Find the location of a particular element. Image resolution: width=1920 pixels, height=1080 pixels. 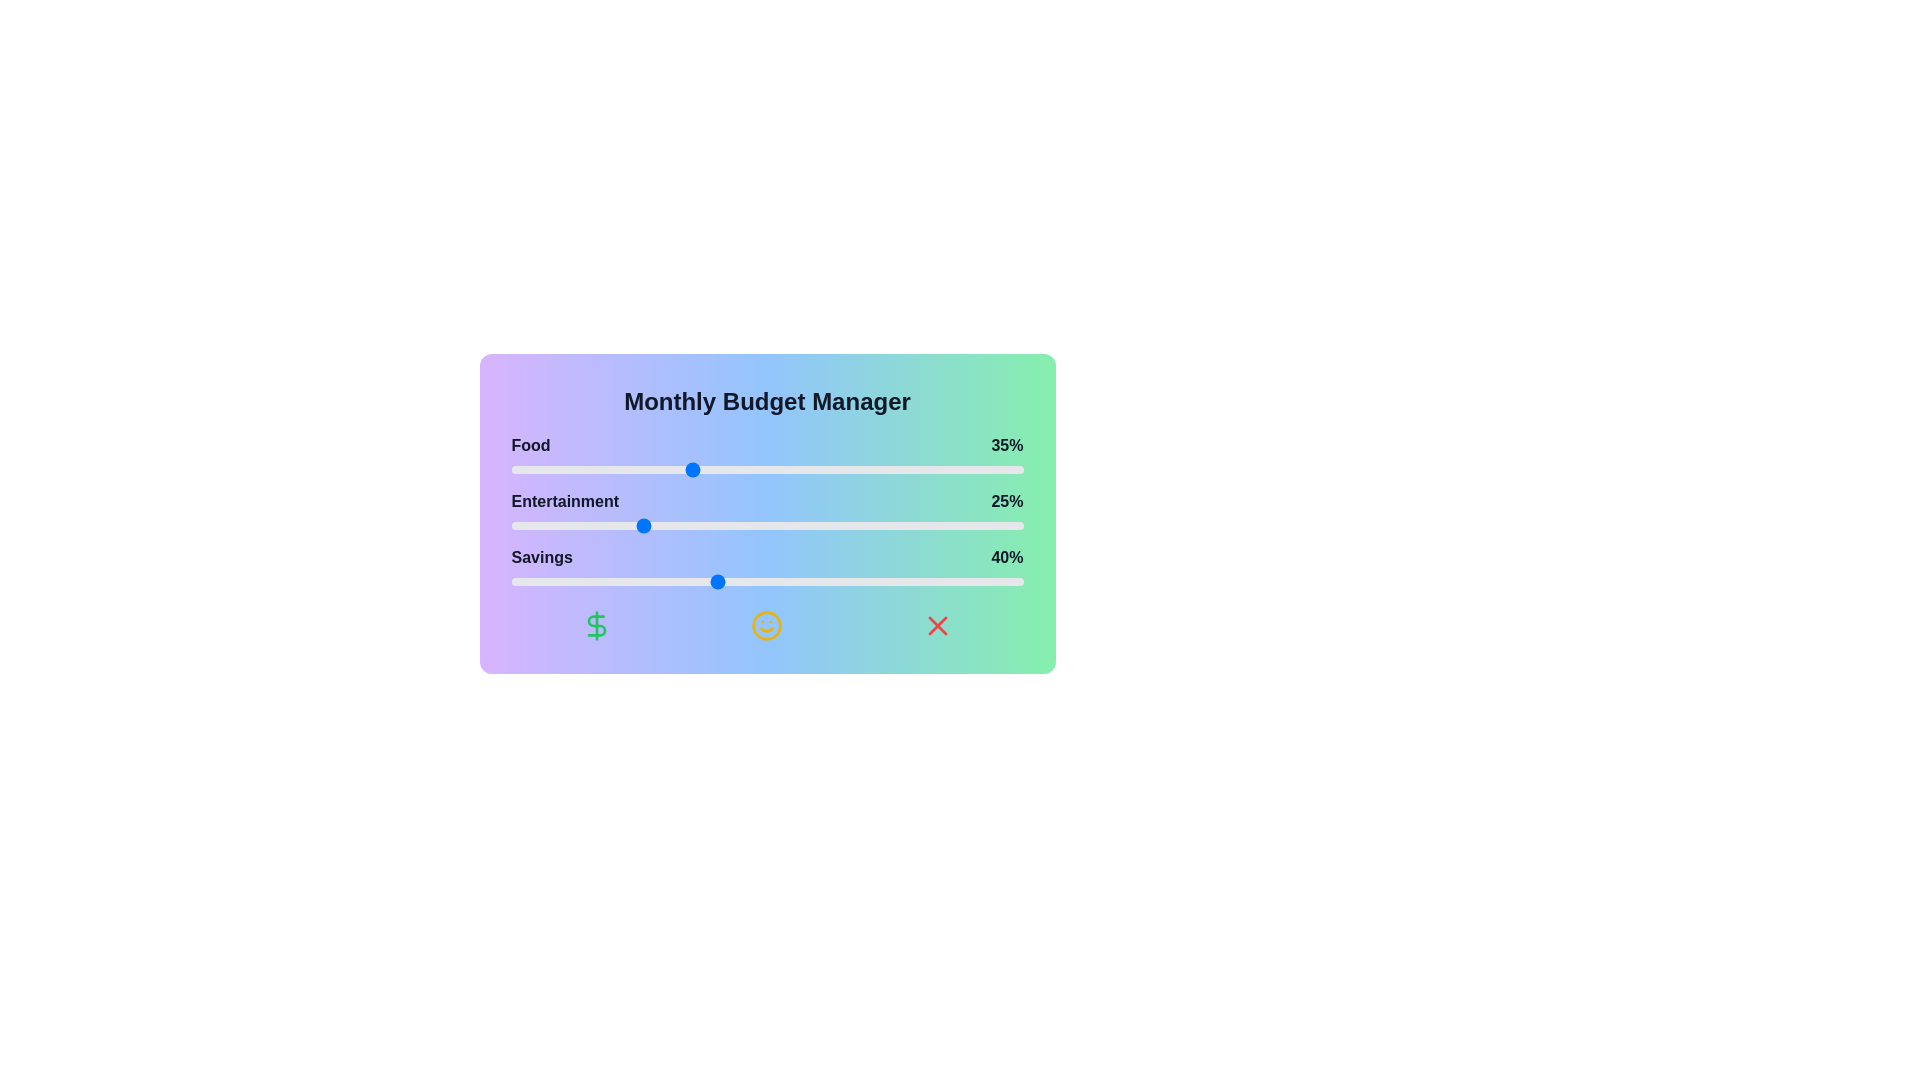

the 'Food' slider to 18% is located at coordinates (602, 470).